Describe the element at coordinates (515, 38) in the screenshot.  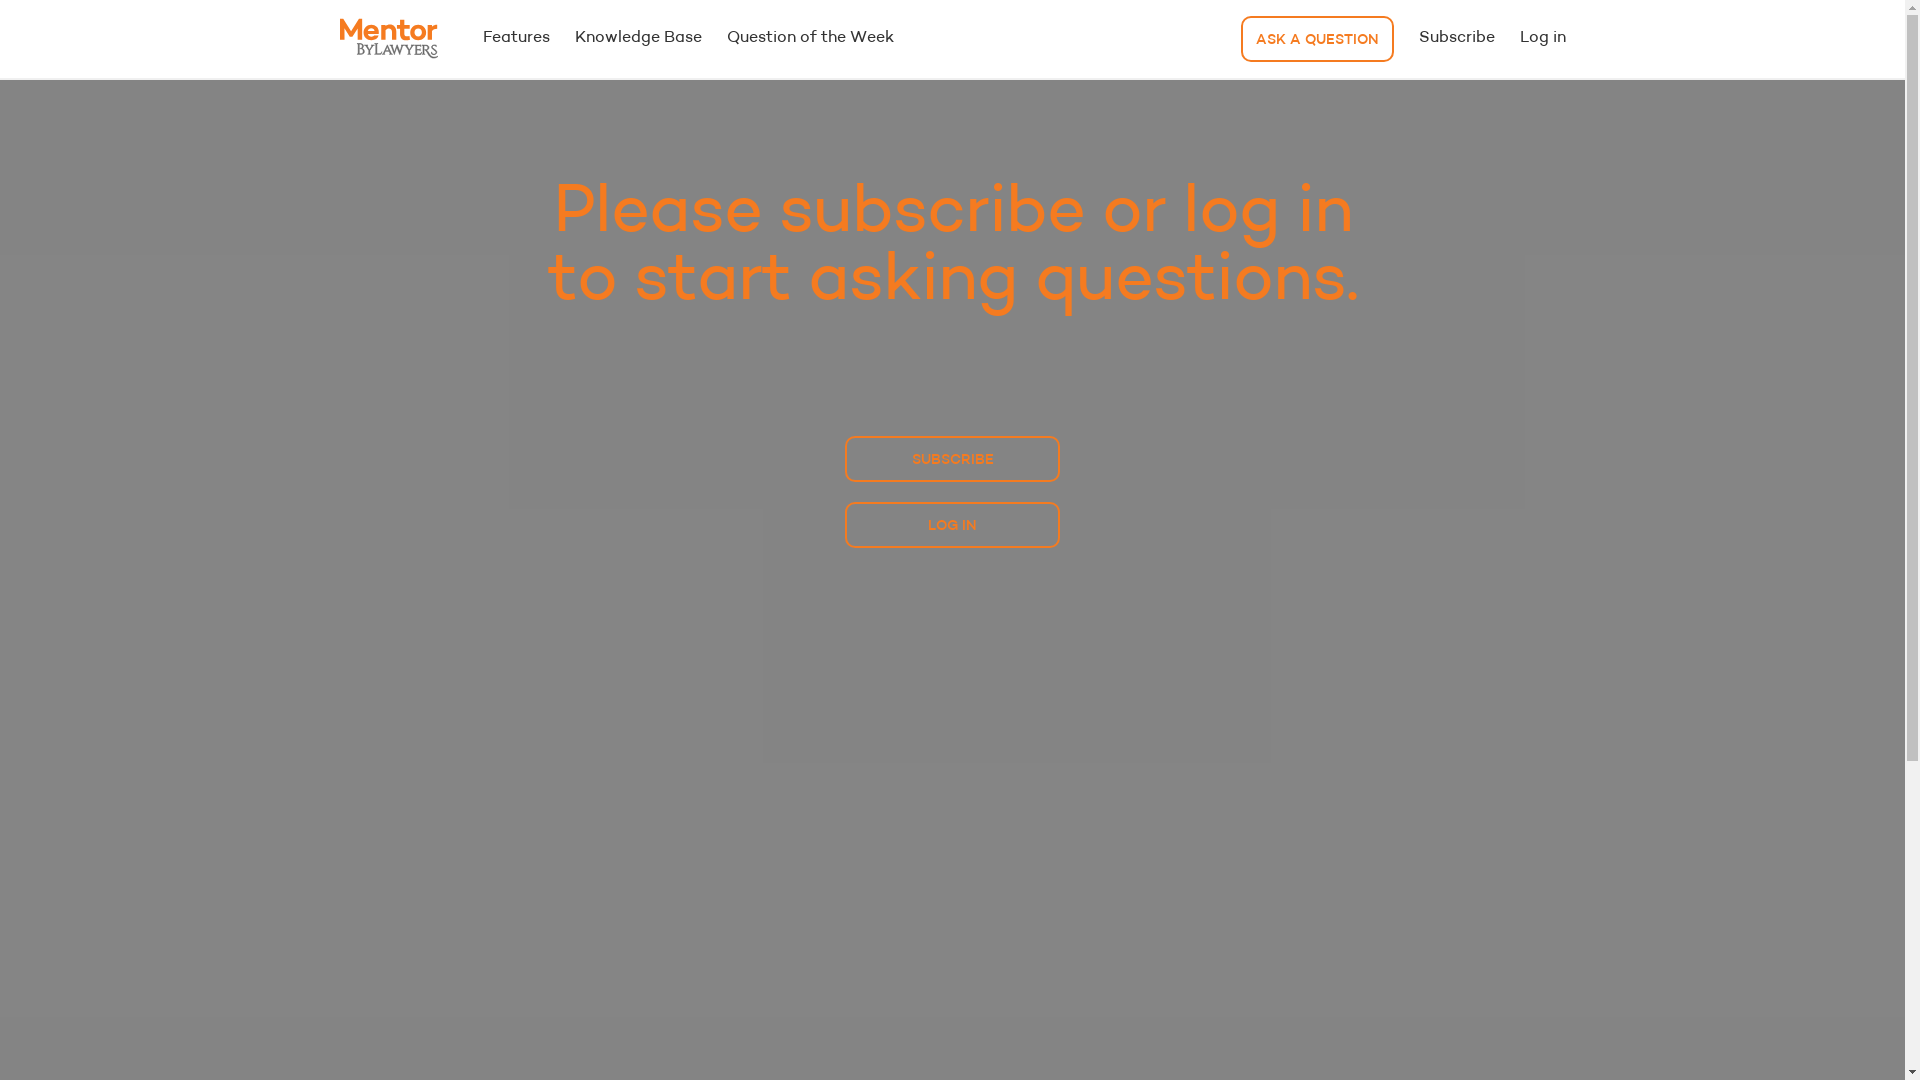
I see `'Features'` at that location.